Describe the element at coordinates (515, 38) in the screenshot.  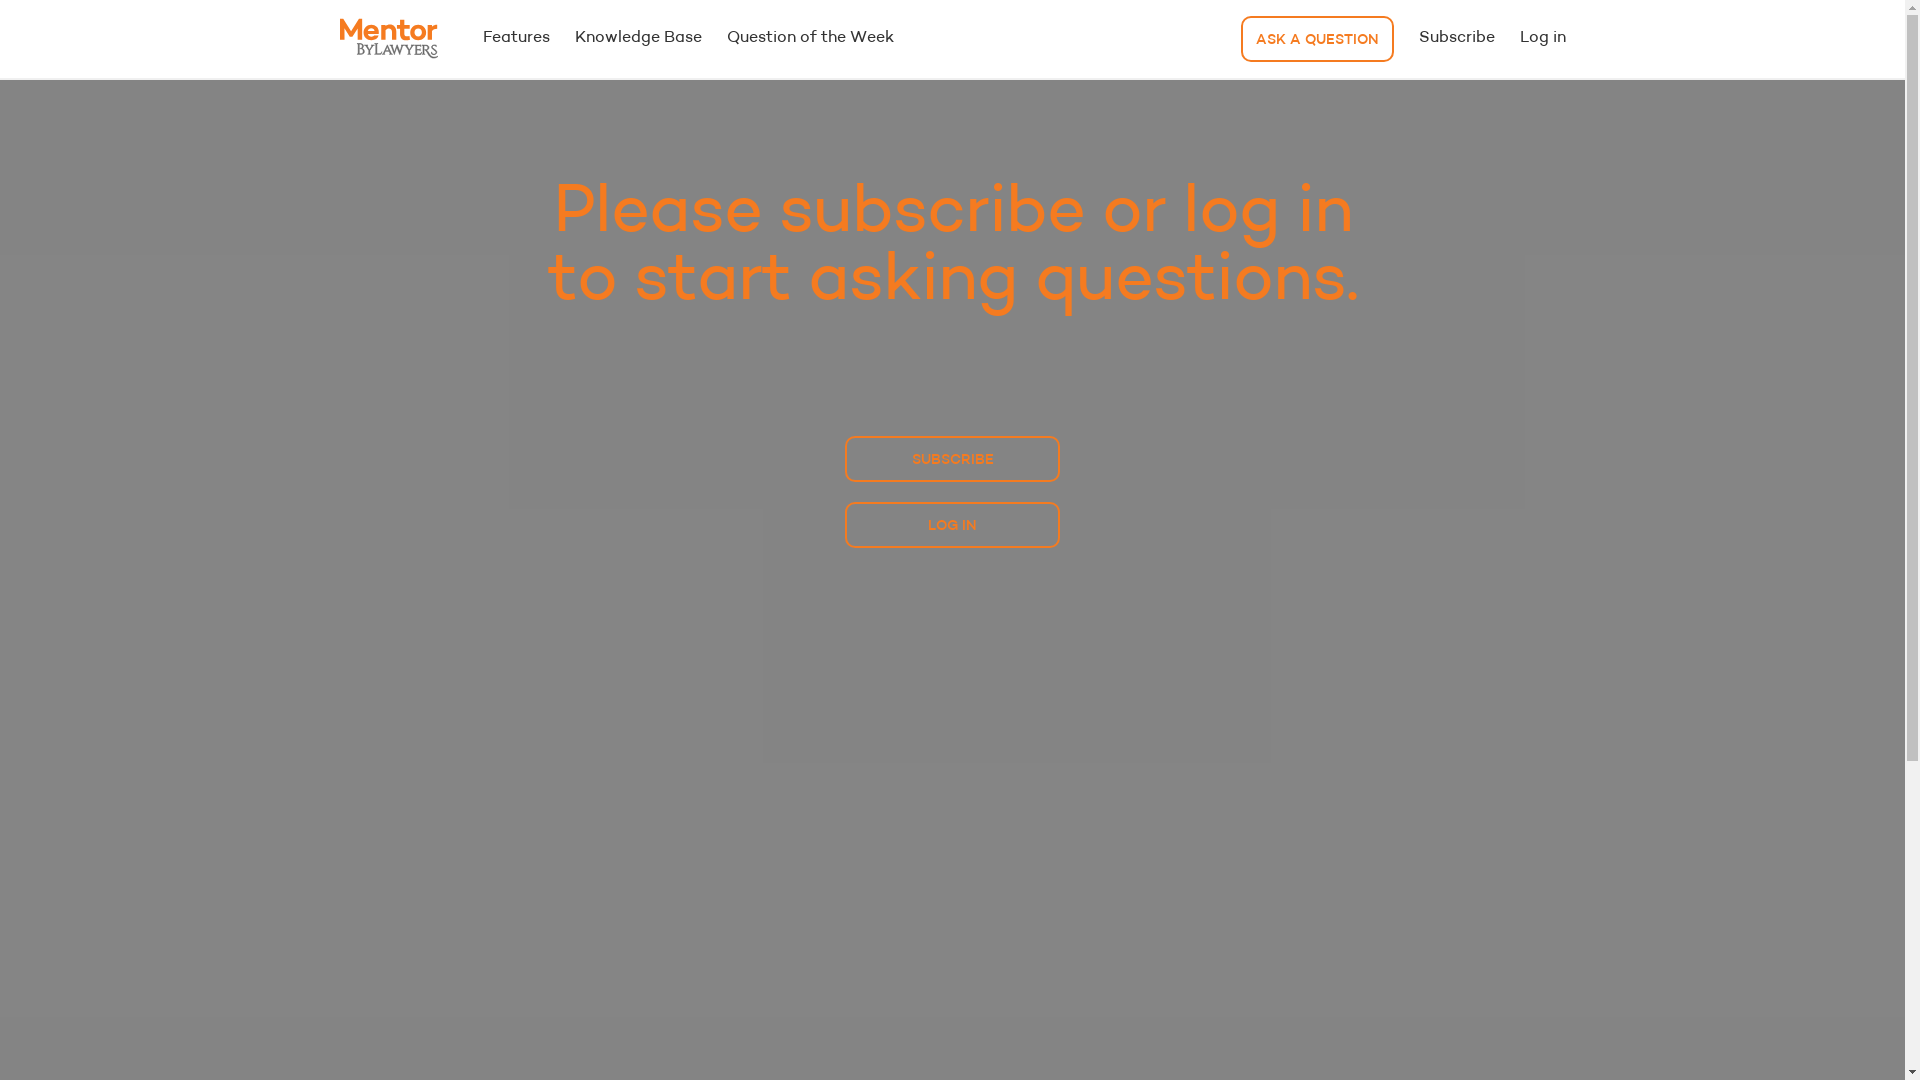
I see `'Features'` at that location.